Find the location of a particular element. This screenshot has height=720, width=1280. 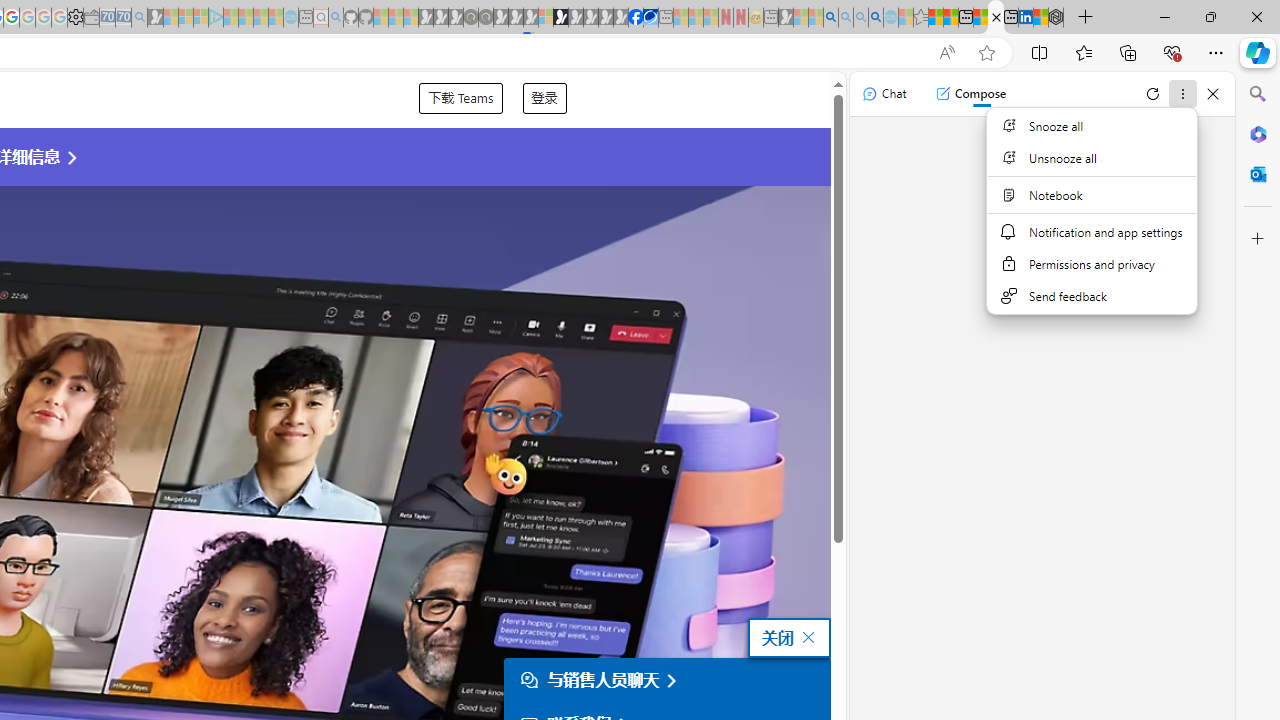

'Compose' is located at coordinates (970, 93).